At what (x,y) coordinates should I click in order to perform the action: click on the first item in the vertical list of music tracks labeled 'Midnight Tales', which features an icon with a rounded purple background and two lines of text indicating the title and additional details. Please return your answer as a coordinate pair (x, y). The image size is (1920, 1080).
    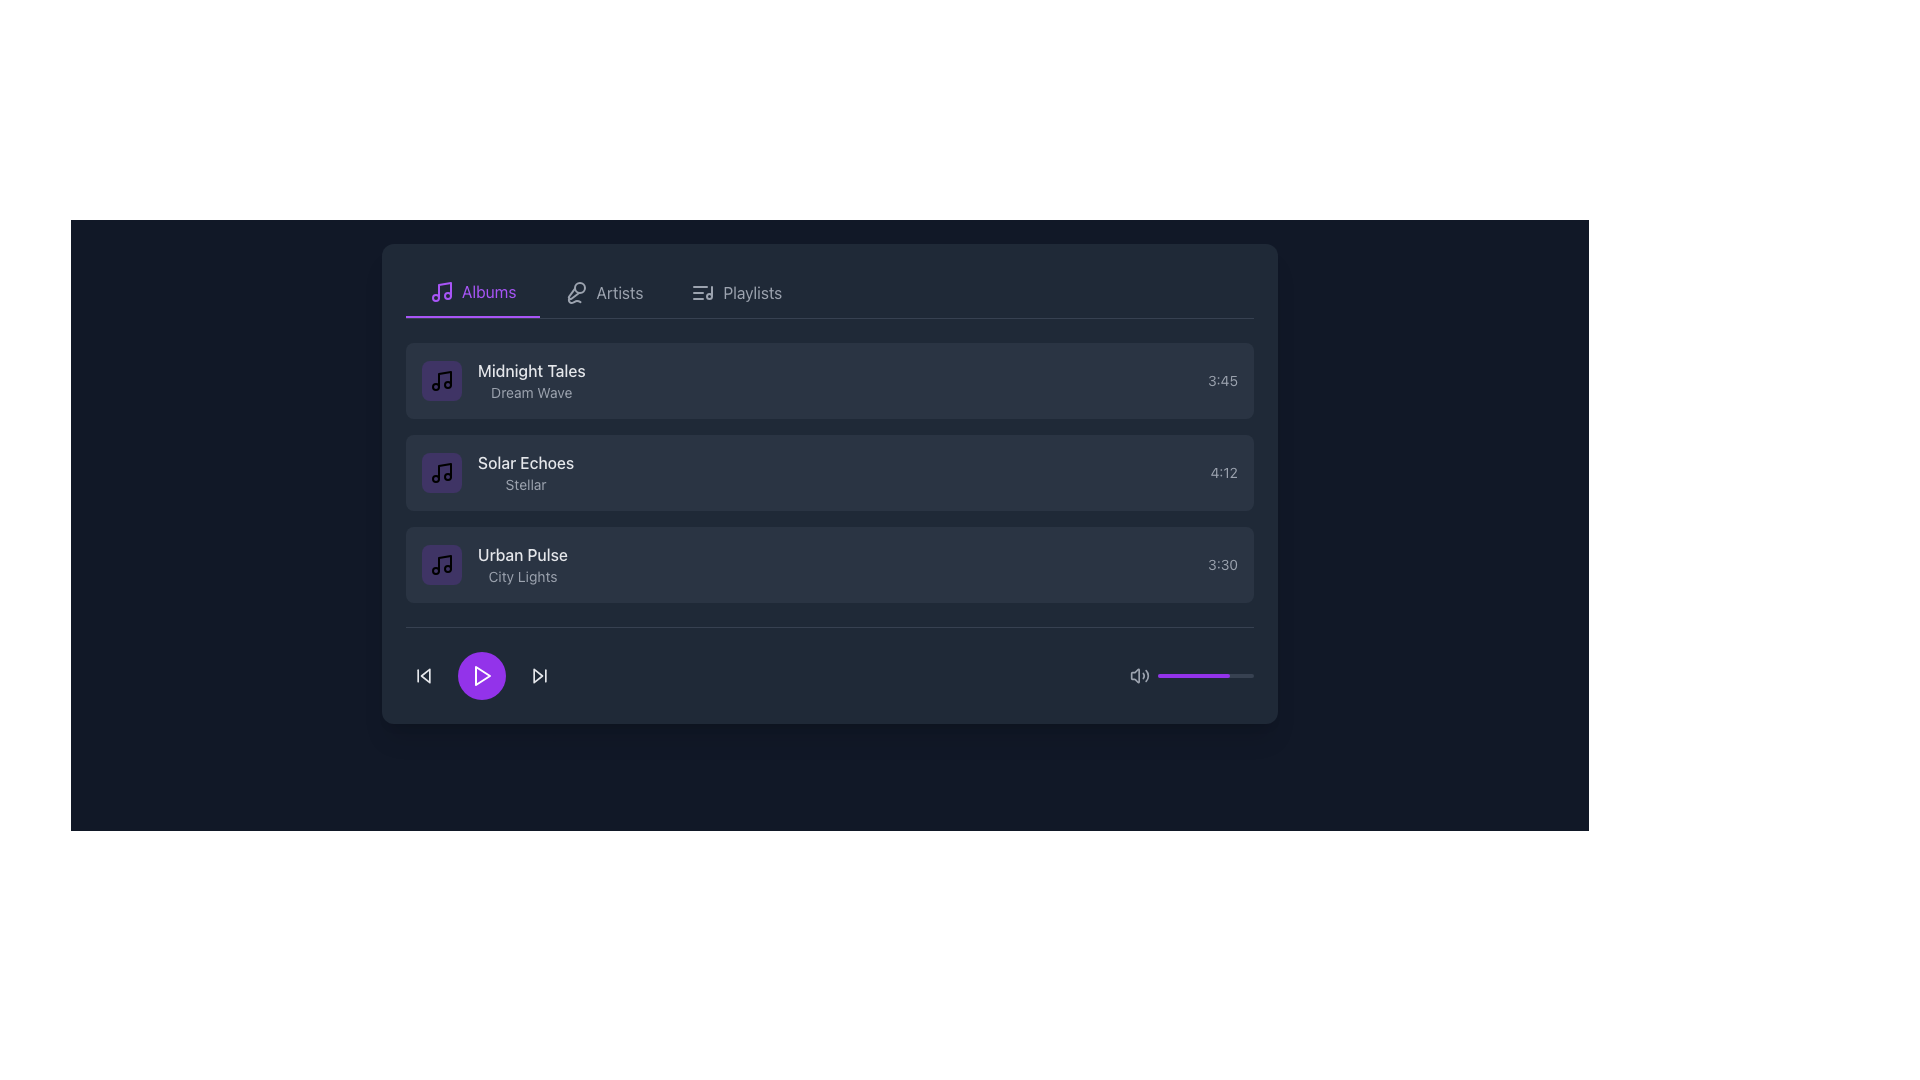
    Looking at the image, I should click on (503, 381).